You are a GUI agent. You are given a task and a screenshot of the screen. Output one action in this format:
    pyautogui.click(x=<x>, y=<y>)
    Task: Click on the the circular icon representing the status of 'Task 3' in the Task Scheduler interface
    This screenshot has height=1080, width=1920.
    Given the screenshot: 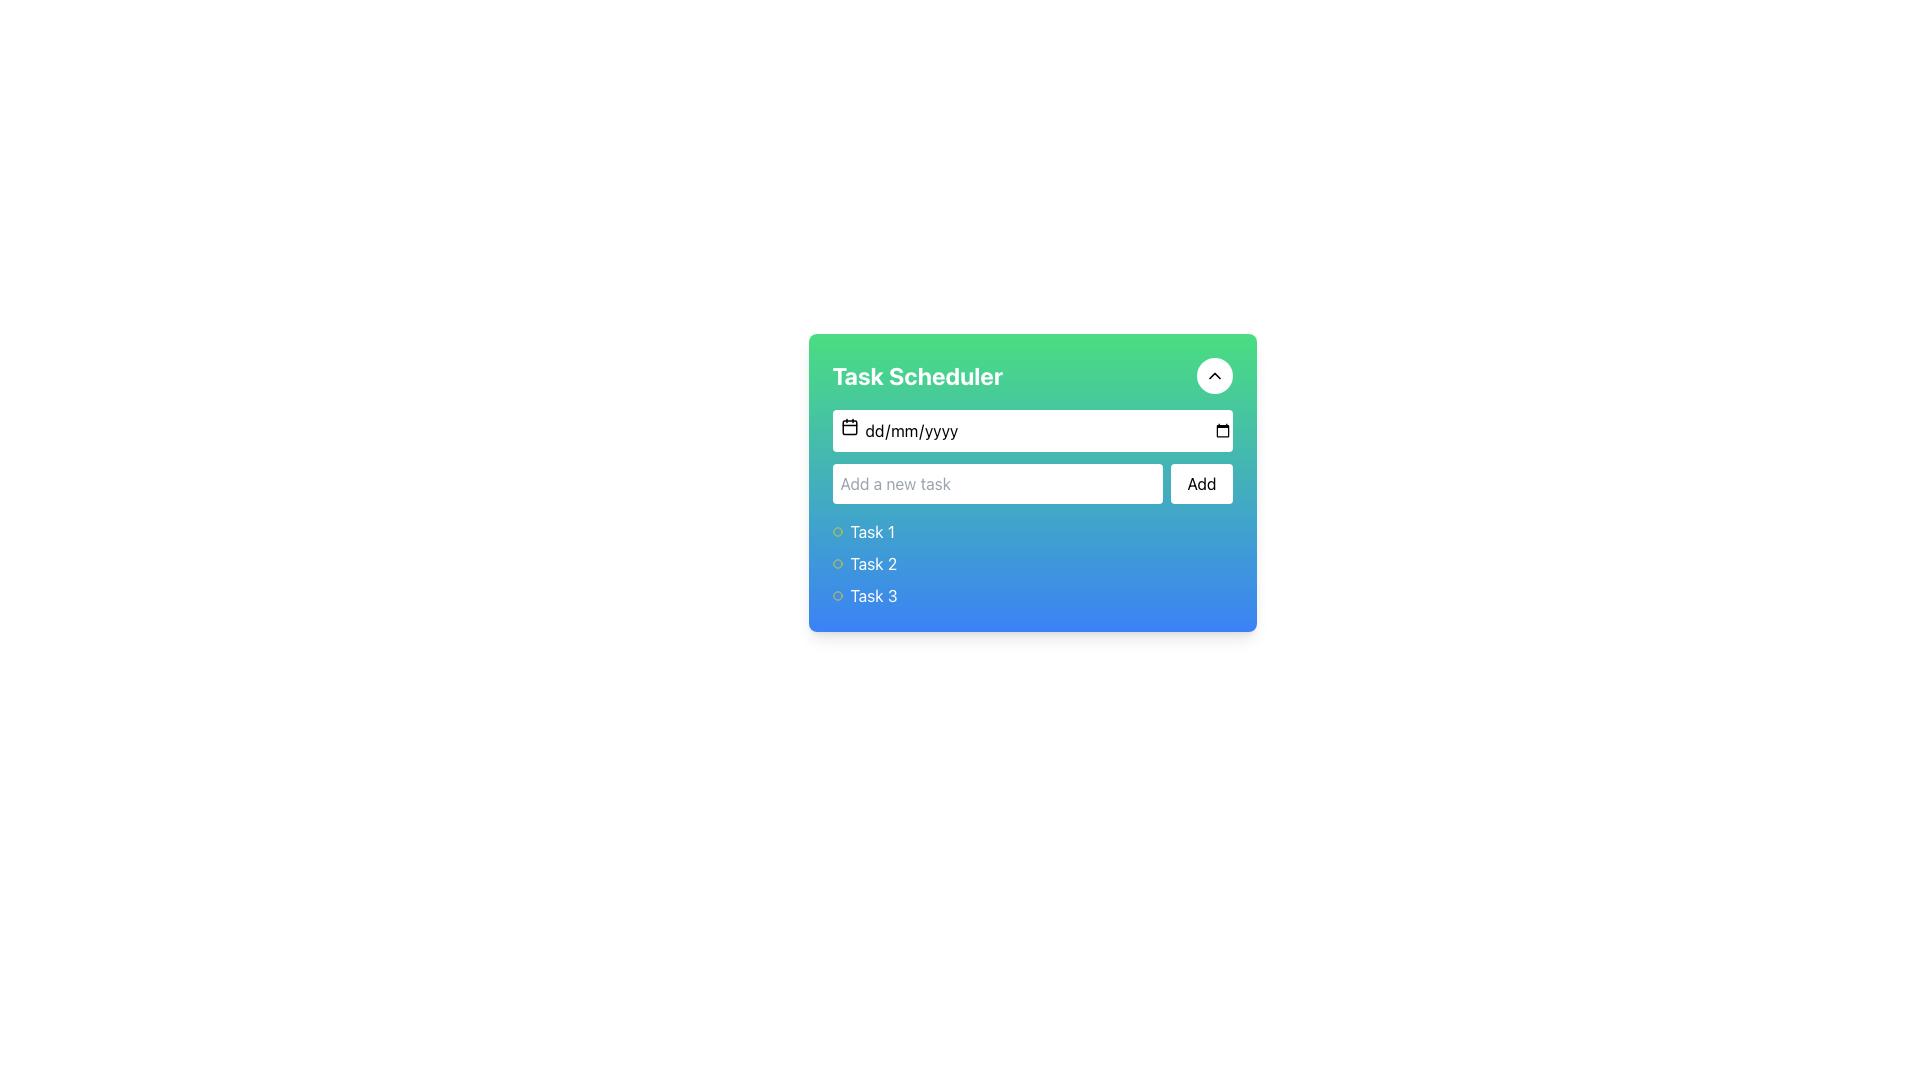 What is the action you would take?
    pyautogui.click(x=837, y=595)
    